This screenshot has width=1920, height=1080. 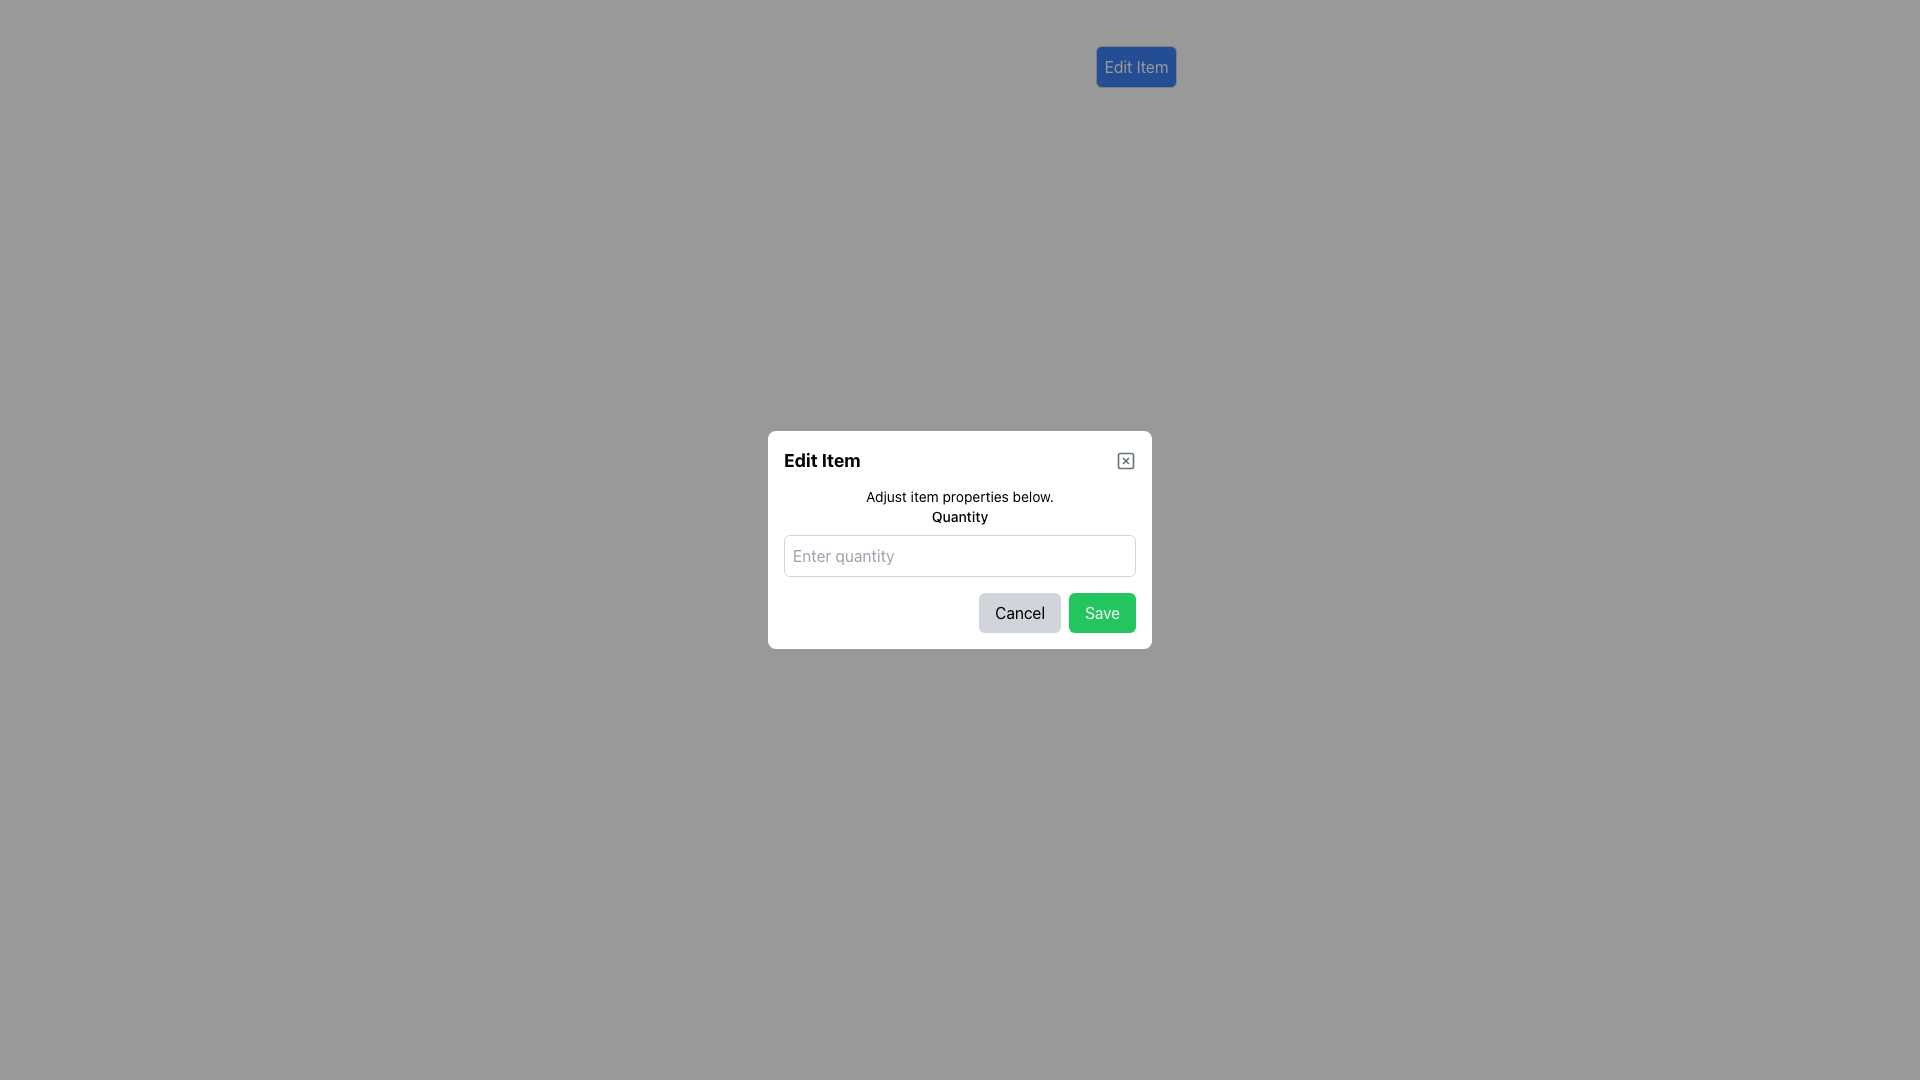 What do you see at coordinates (1126, 461) in the screenshot?
I see `the close button located in the top-right corner of the modal, next to the 'Edit Item' title for visual feedback` at bounding box center [1126, 461].